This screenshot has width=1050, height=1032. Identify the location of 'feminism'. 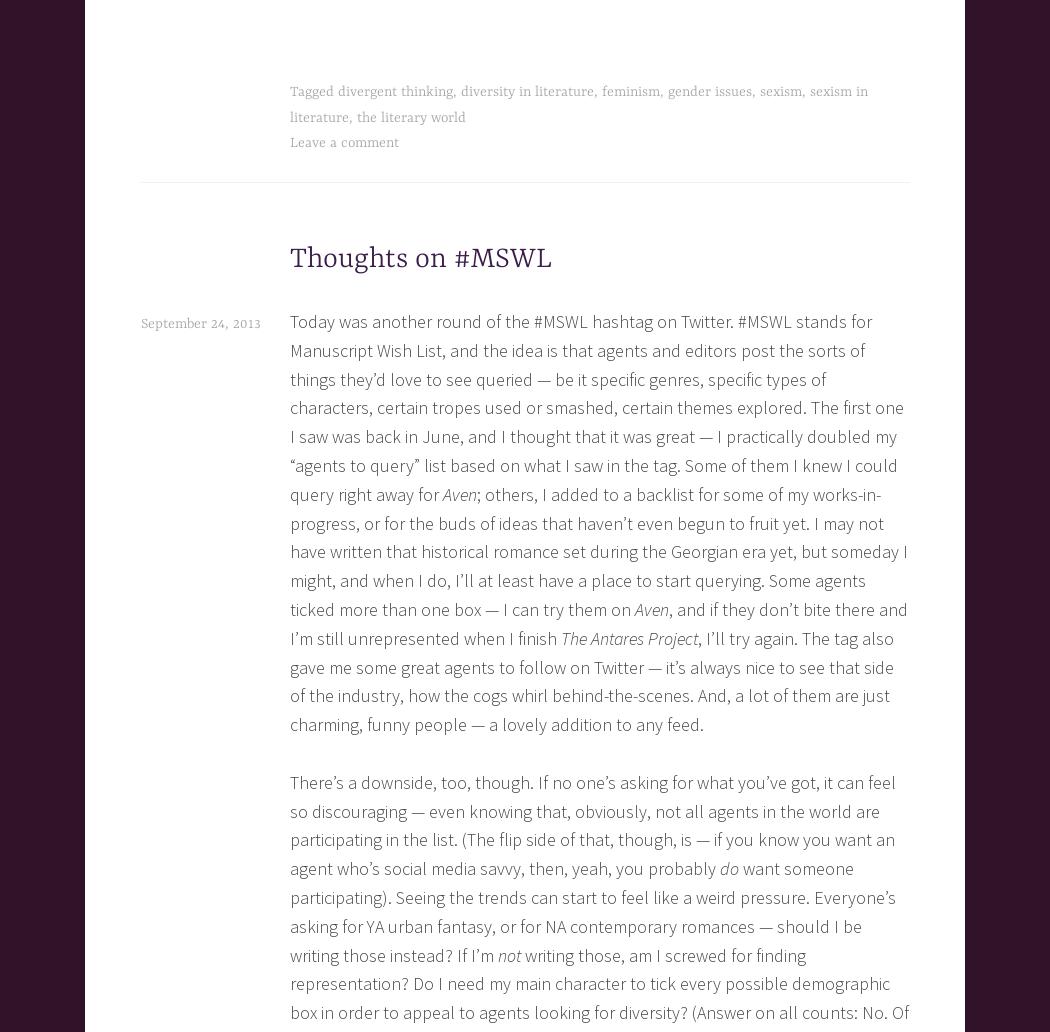
(631, 91).